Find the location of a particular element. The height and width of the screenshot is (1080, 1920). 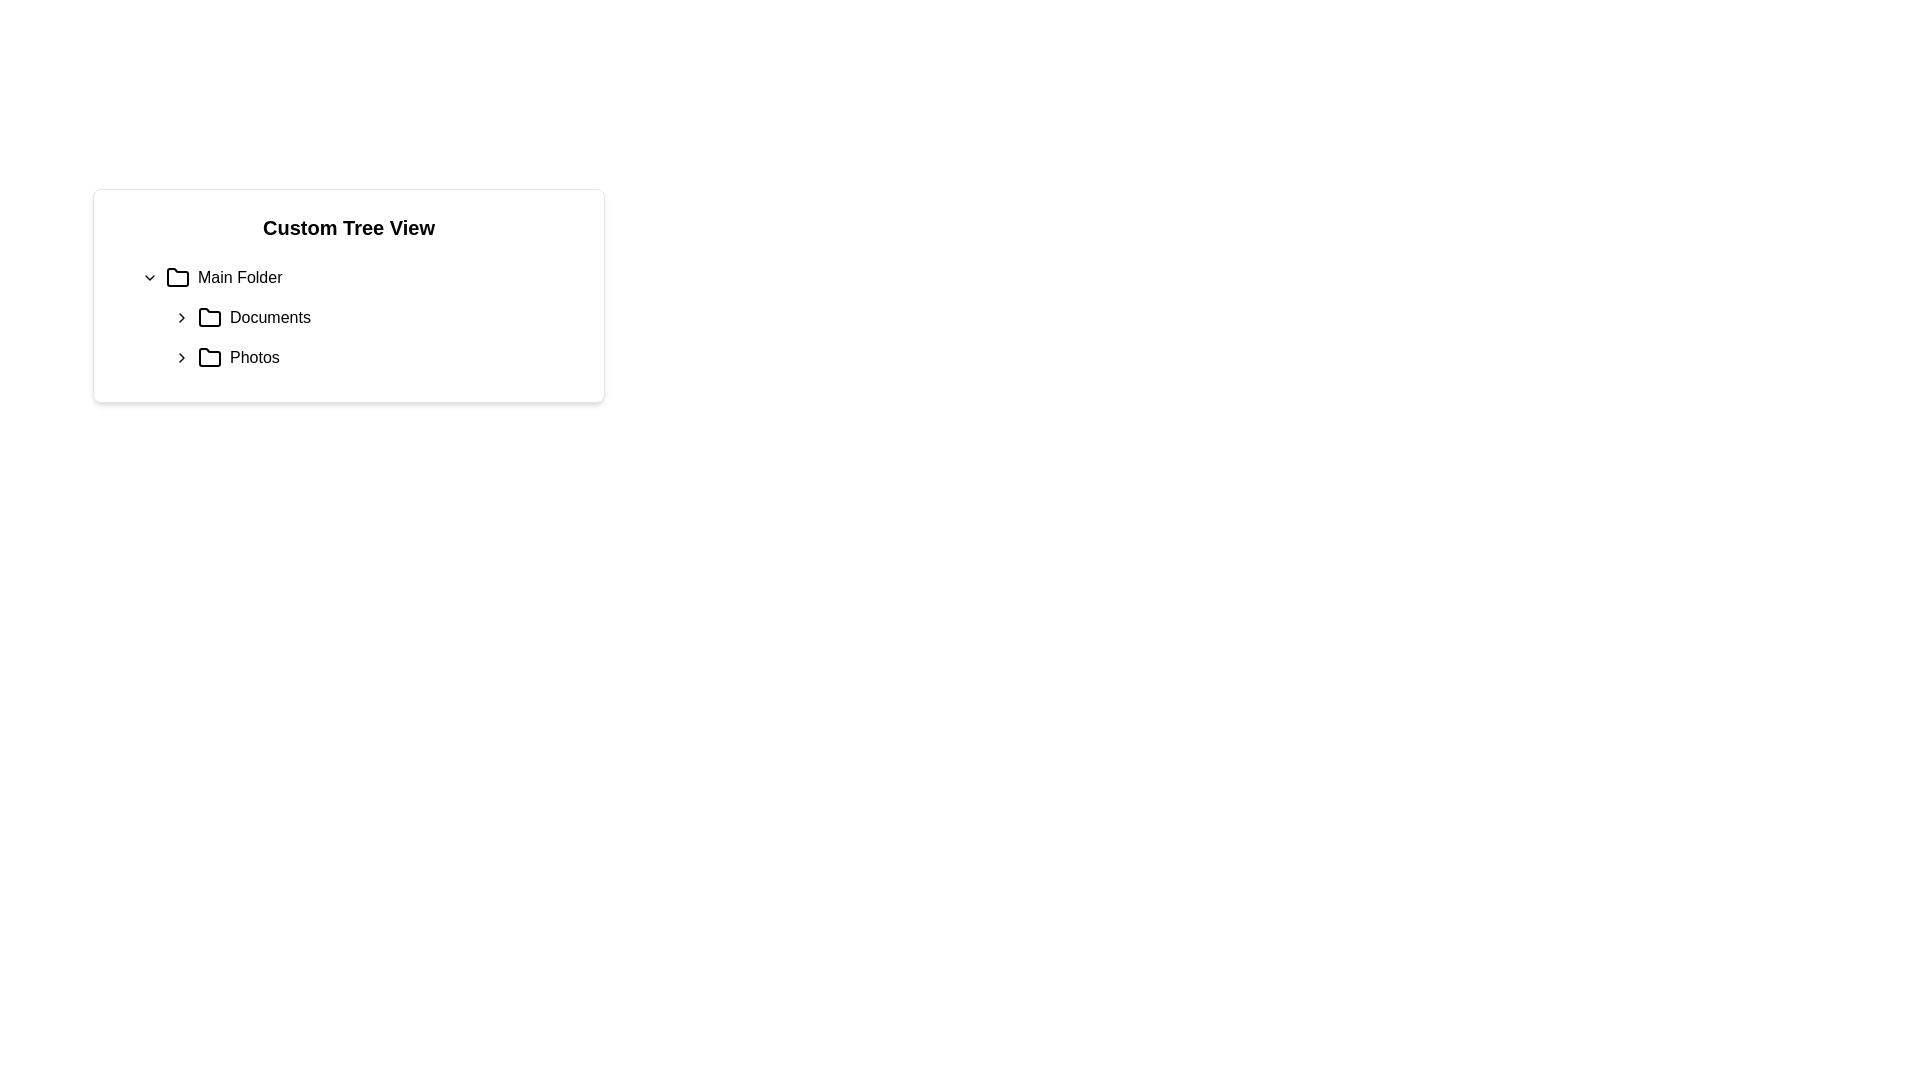

the static text label 'Documents' in the custom tree view representing file navigation, which is positioned below 'Main Folder' and above 'Photos', with a folder icon to its left is located at coordinates (269, 316).